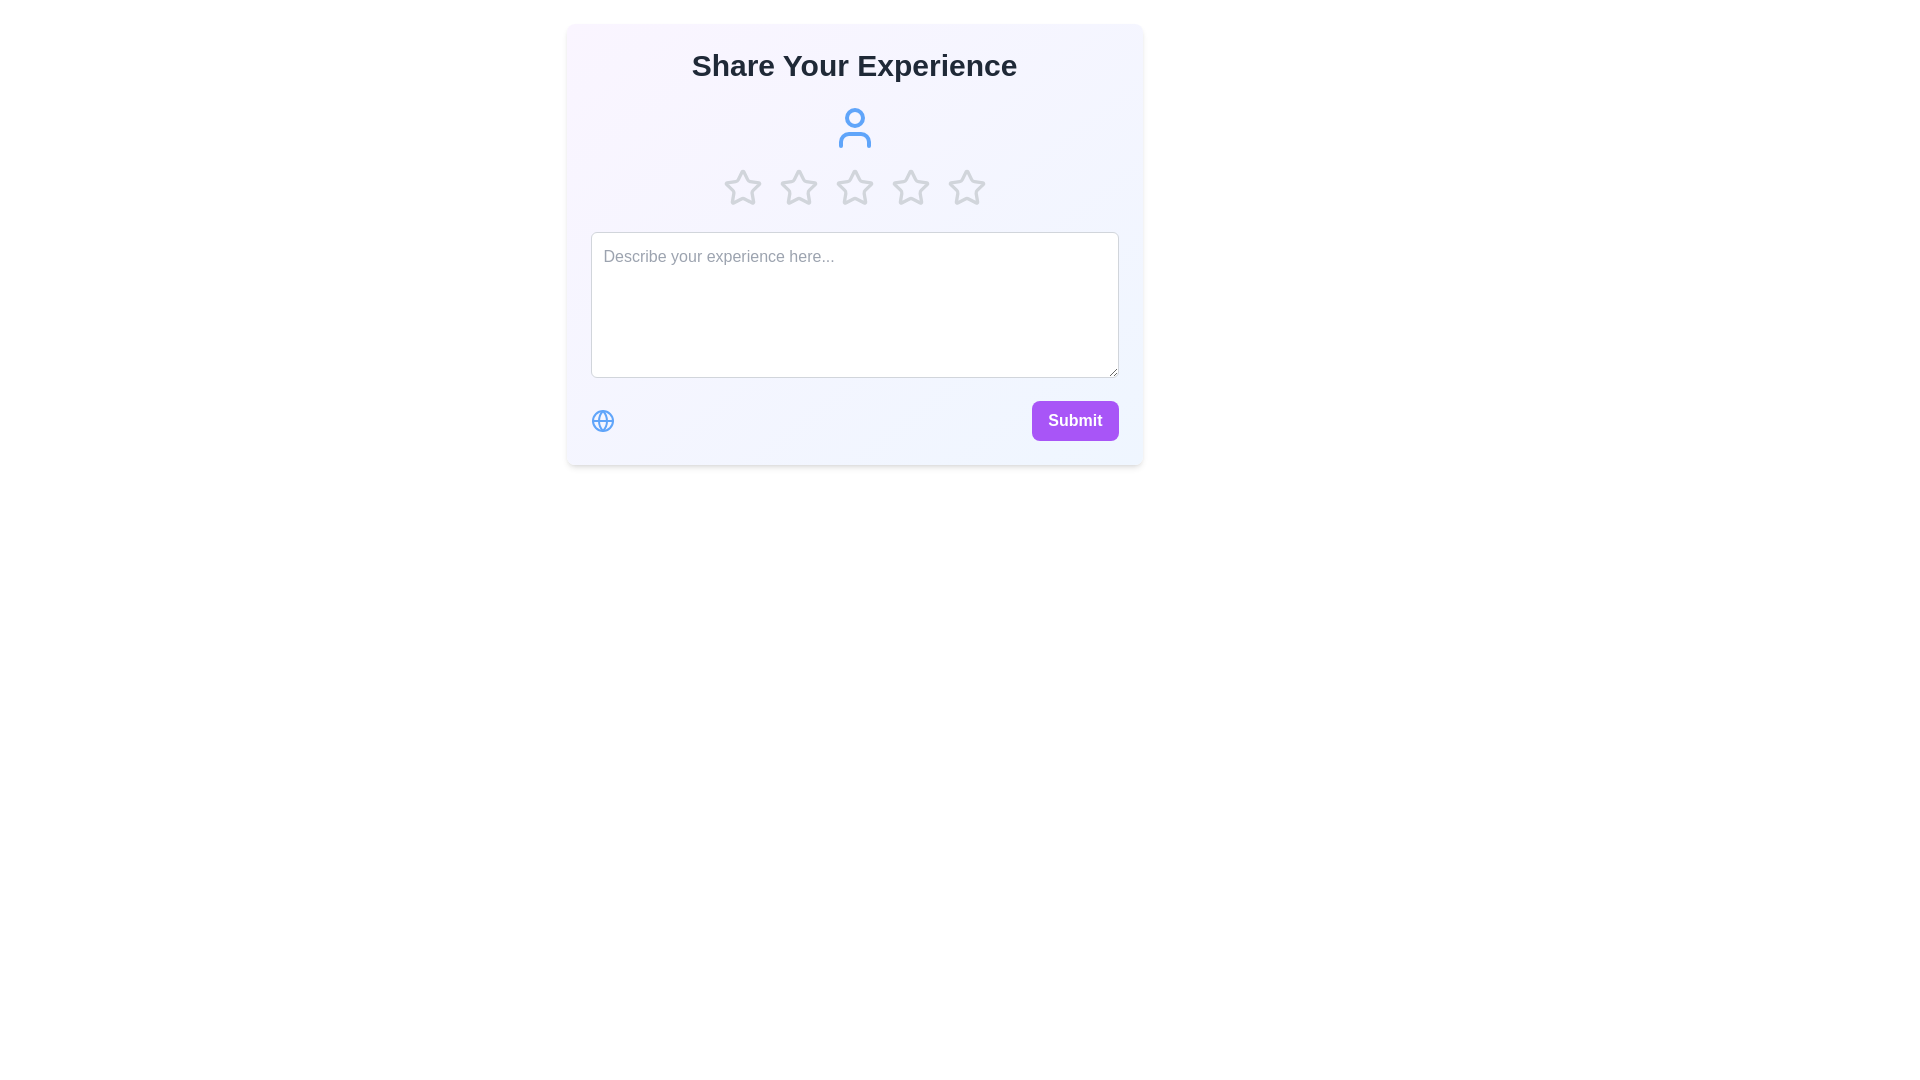  Describe the element at coordinates (854, 118) in the screenshot. I see `the upper circular part of the user icon, which is a blue circular outline within the SVG design, located above the star rating feature and near the title 'Share Your Experience'` at that location.